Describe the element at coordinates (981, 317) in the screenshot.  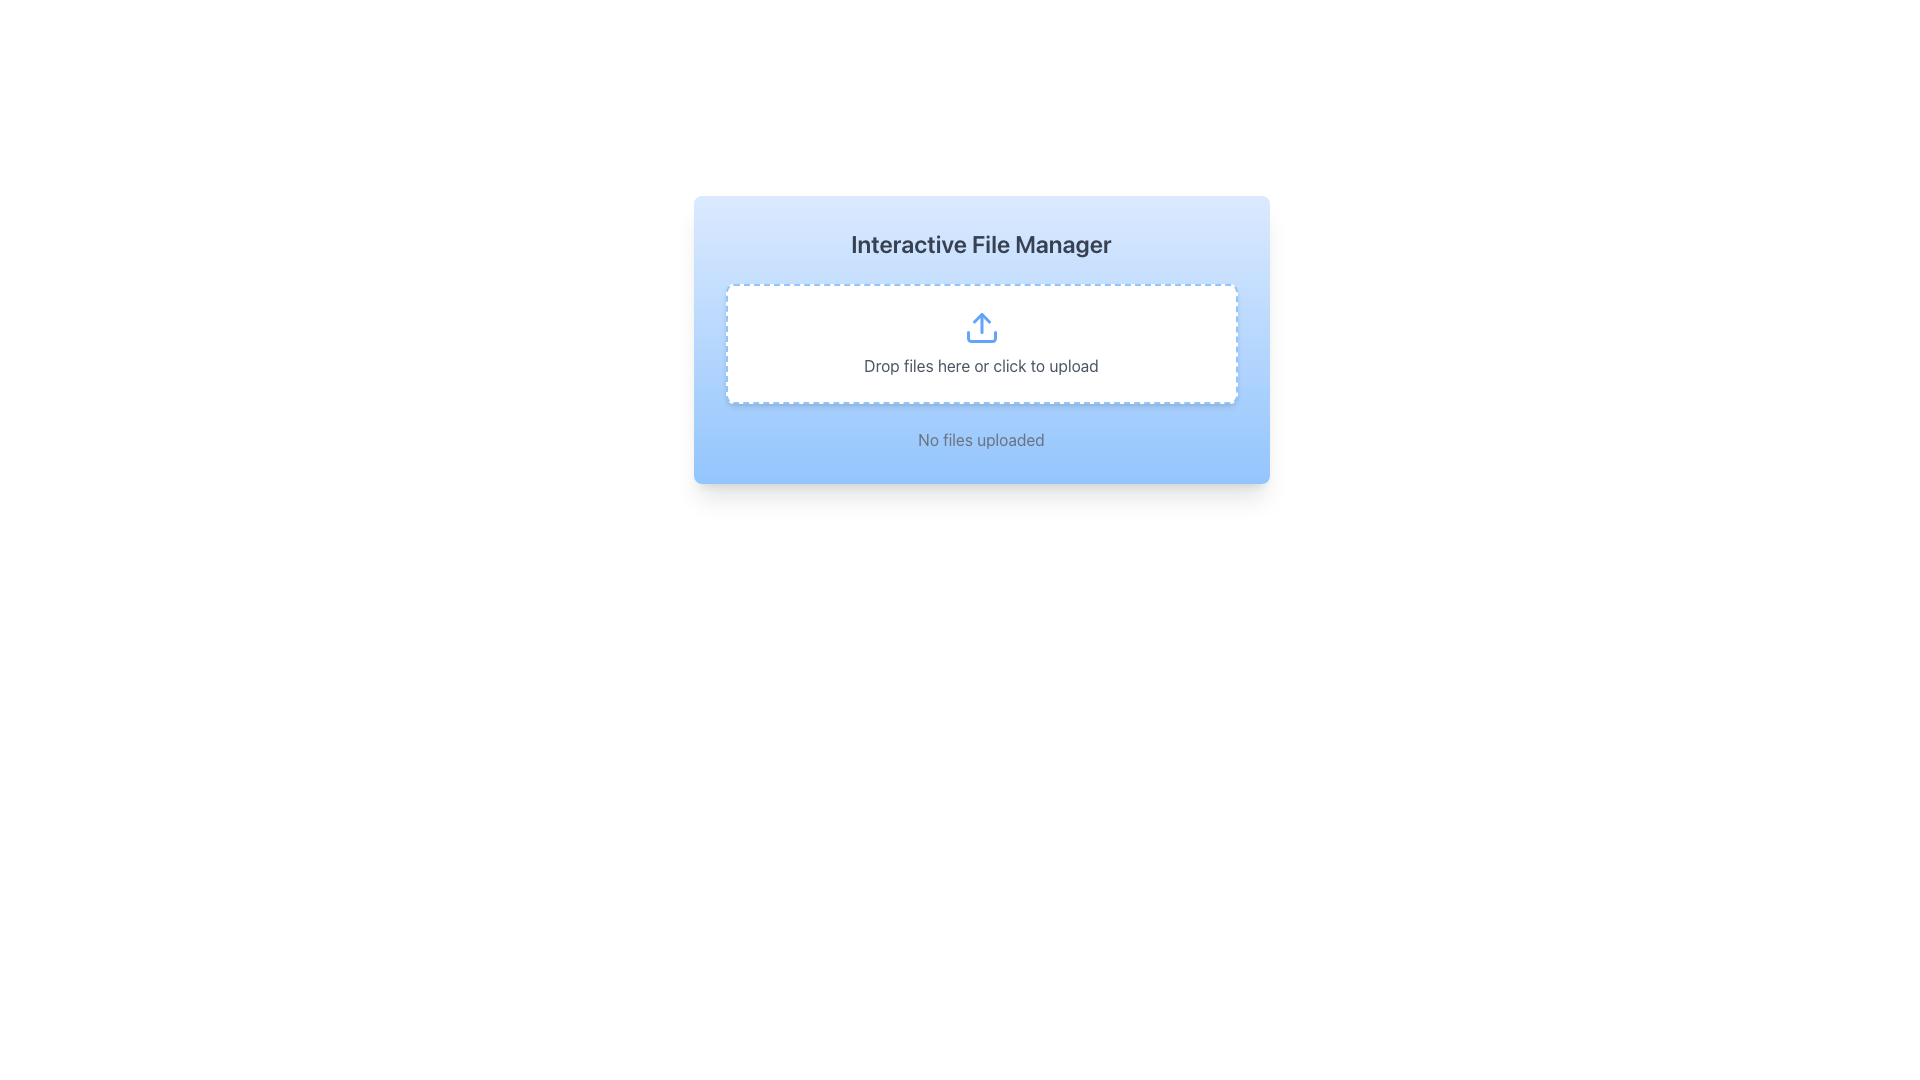
I see `the upward-oriented blue triangle icon, which is part of the upload icon in the central interactive file upload area` at that location.